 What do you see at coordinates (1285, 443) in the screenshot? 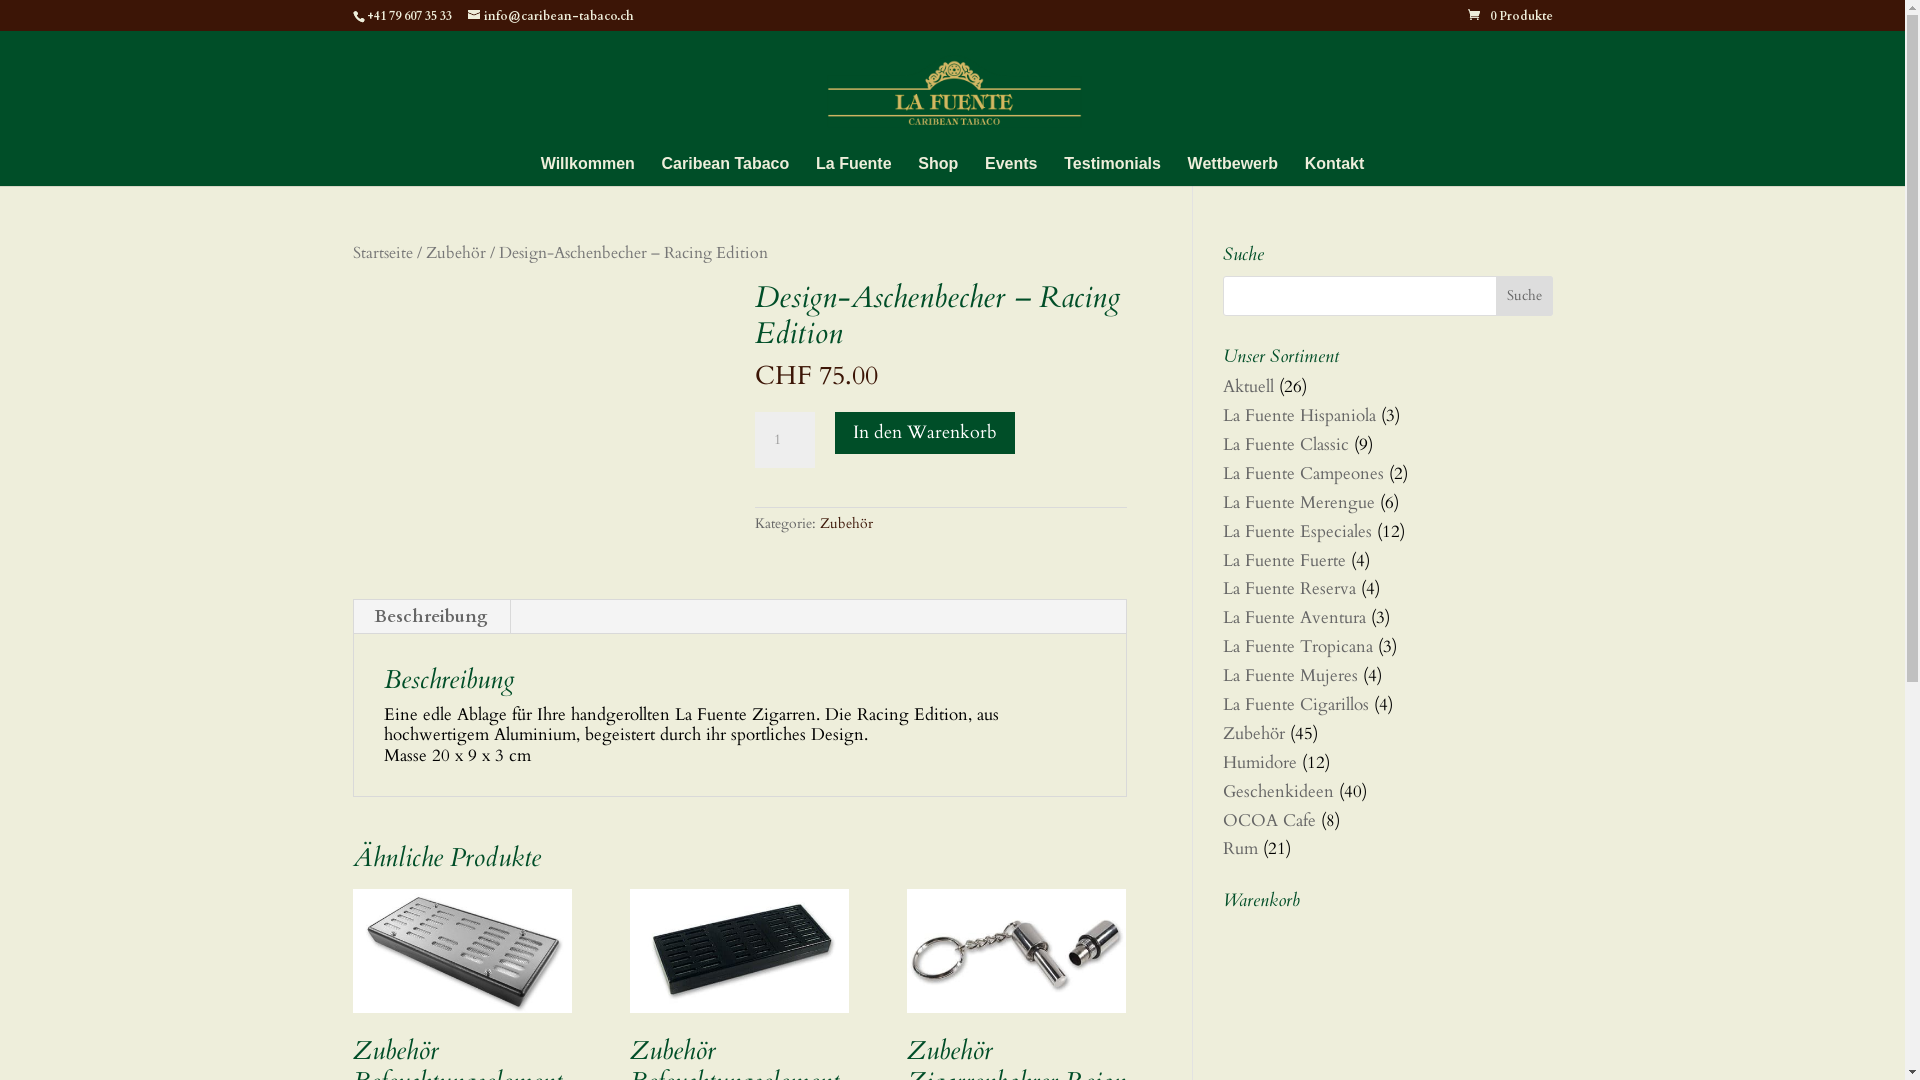
I see `'La Fuente Classic'` at bounding box center [1285, 443].